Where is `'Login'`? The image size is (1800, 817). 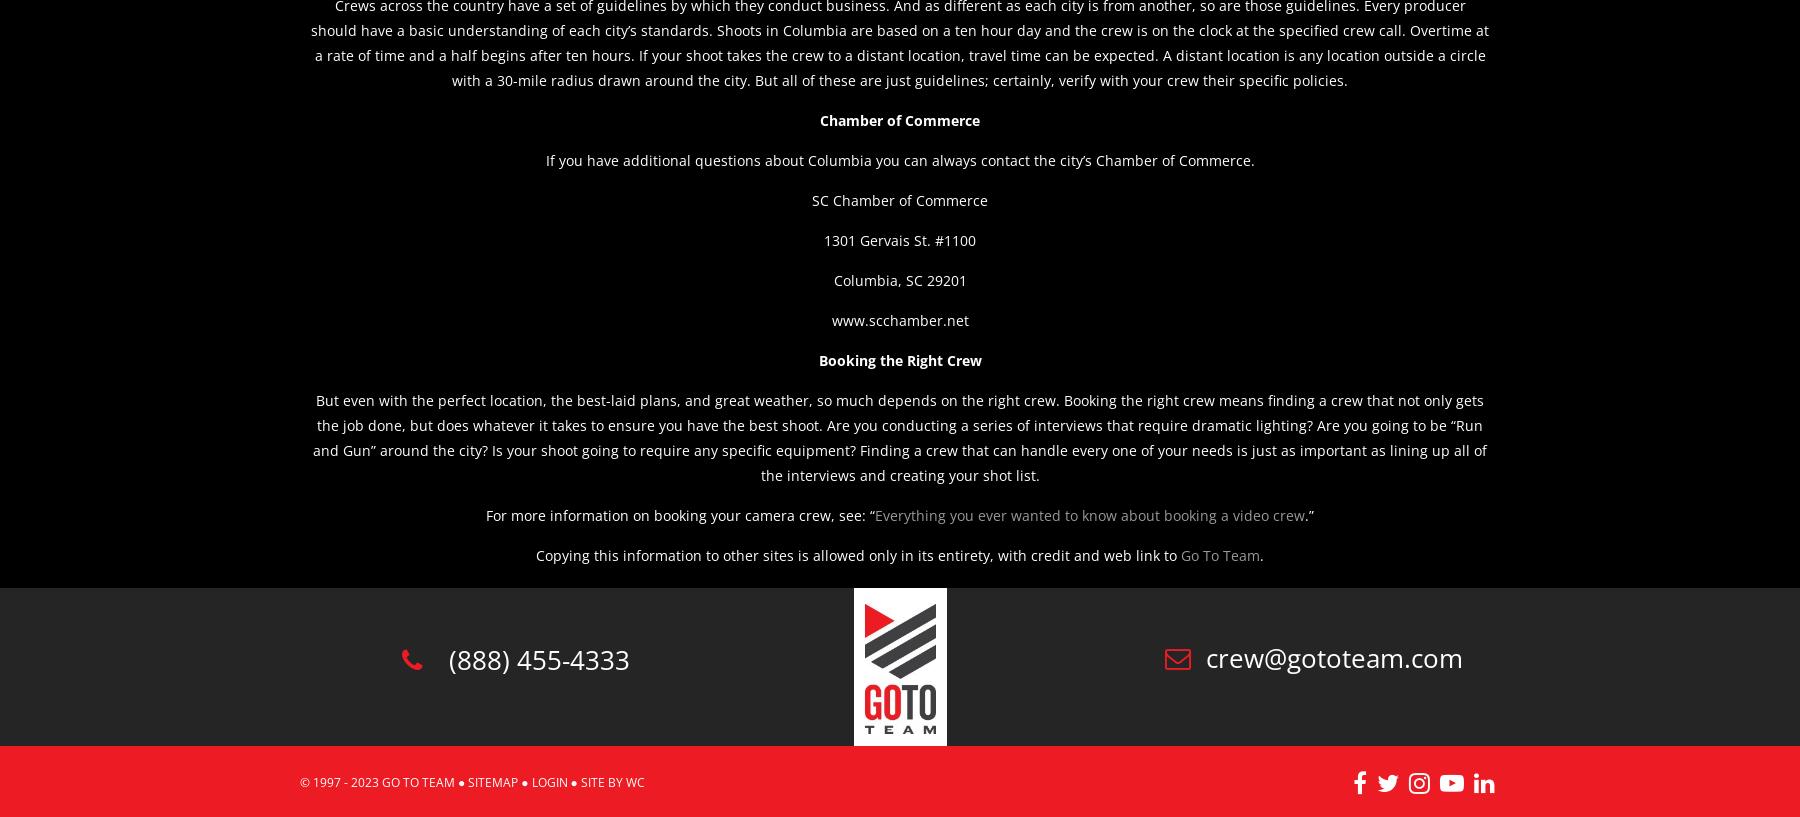
'Login' is located at coordinates (530, 782).